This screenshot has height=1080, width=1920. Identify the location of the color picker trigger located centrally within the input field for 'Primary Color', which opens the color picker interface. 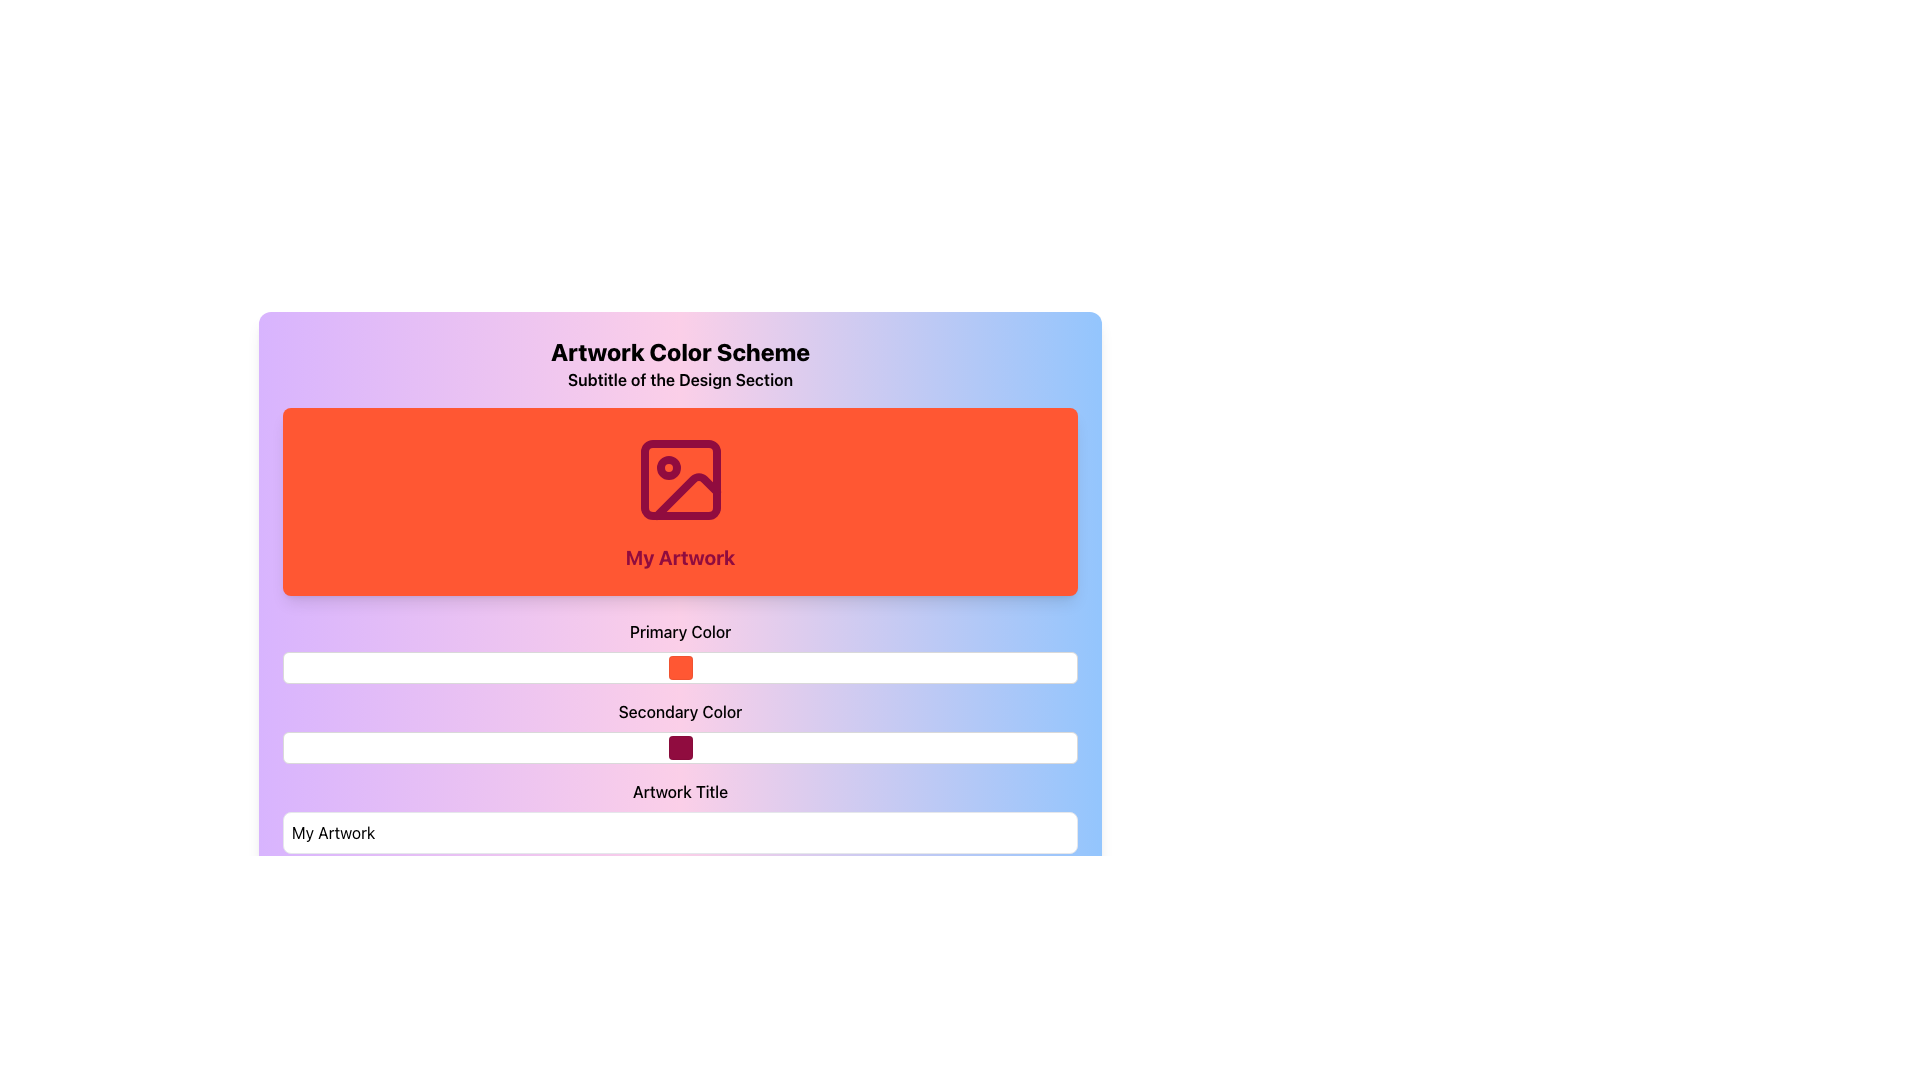
(680, 667).